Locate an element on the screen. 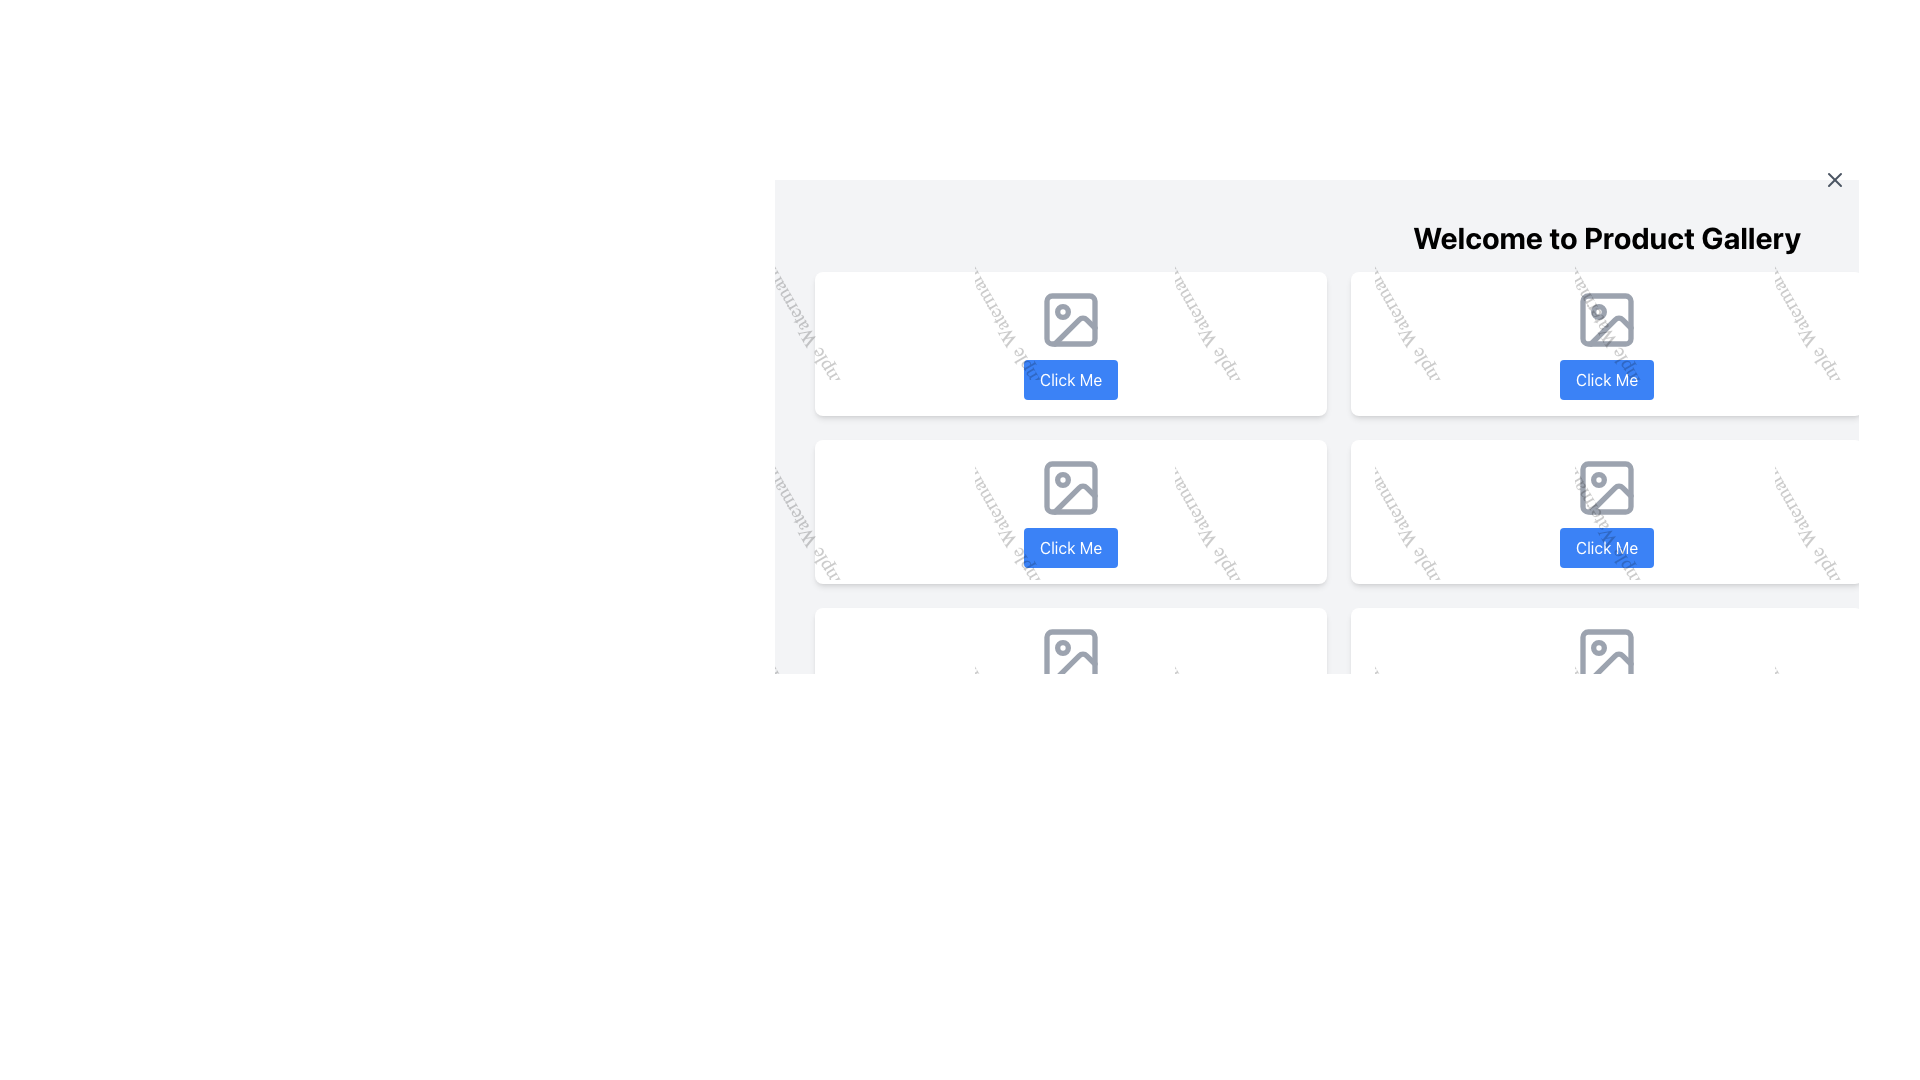 Image resolution: width=1920 pixels, height=1080 pixels. the image placeholder icon with a gray outline resembling a photo, located in the second row of the product gallery above the 'Click Me' button is located at coordinates (1607, 488).